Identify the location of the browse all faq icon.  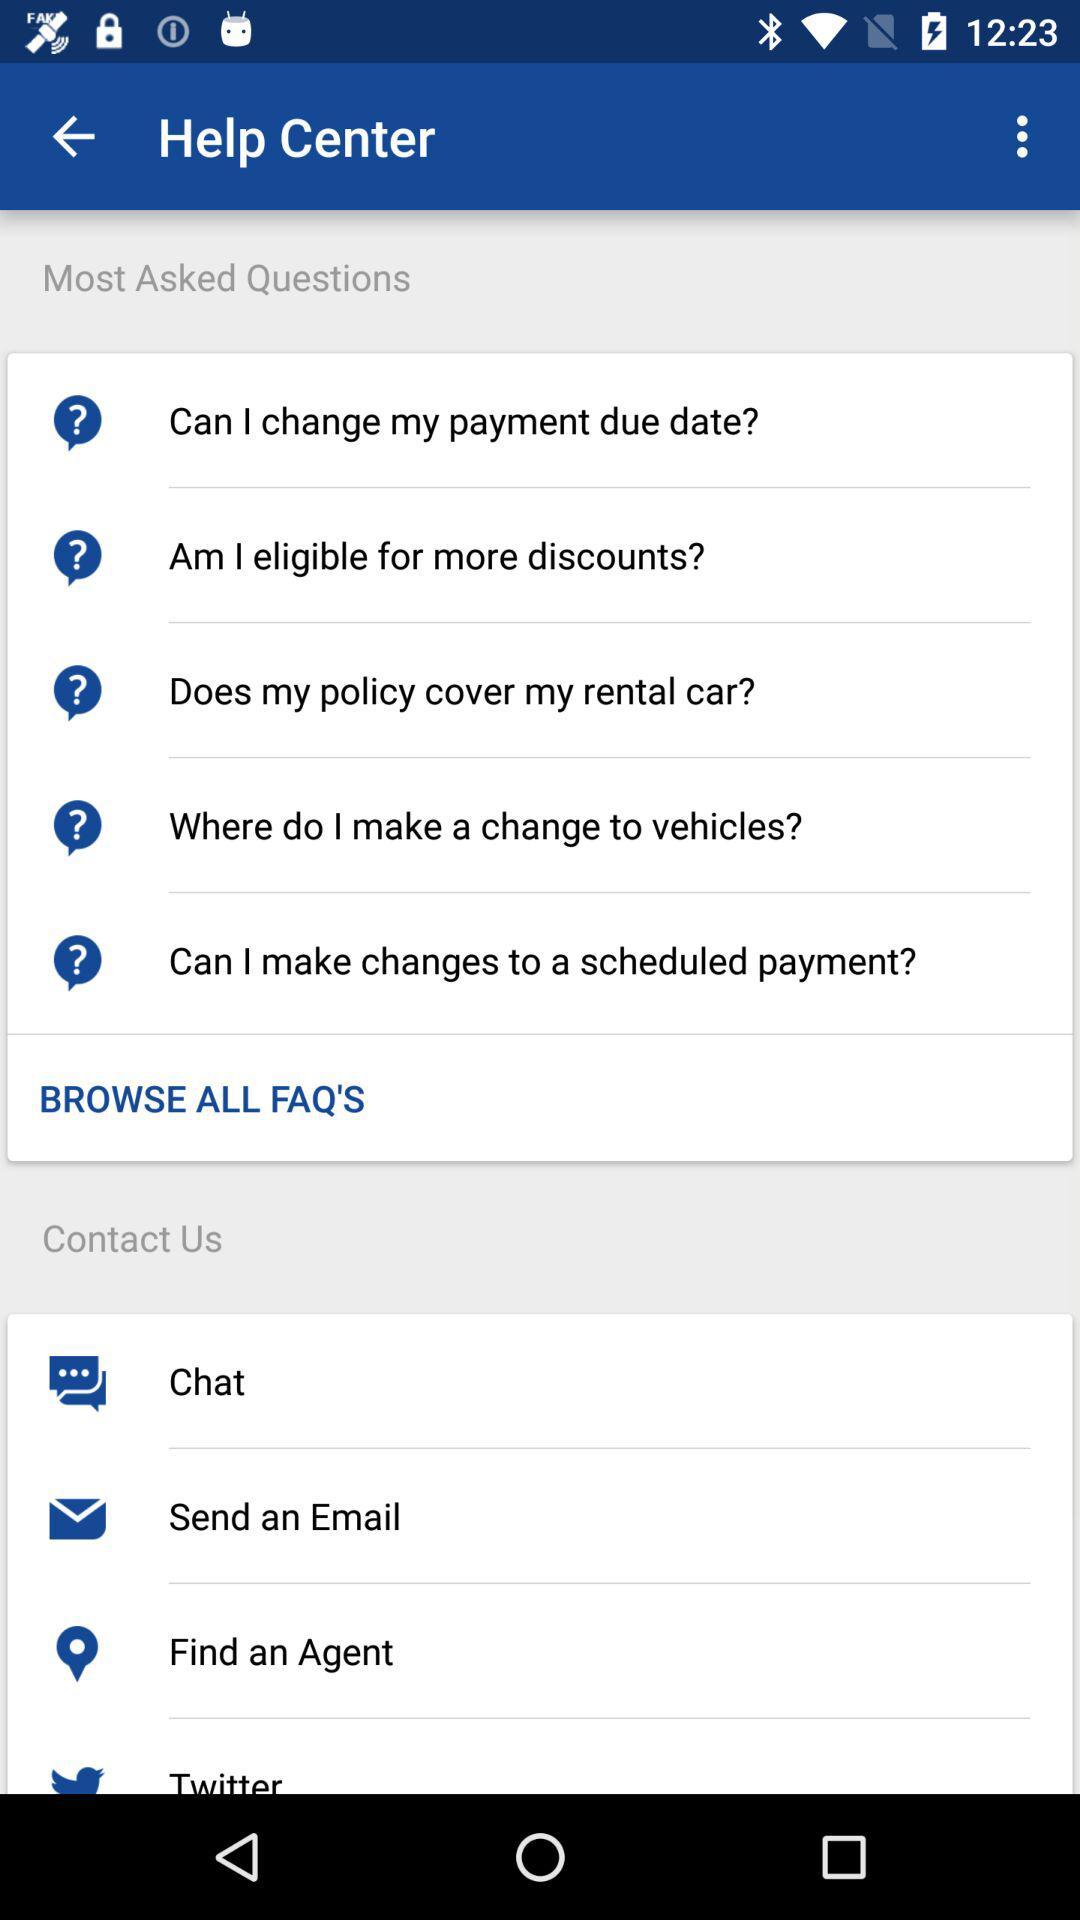
(202, 1097).